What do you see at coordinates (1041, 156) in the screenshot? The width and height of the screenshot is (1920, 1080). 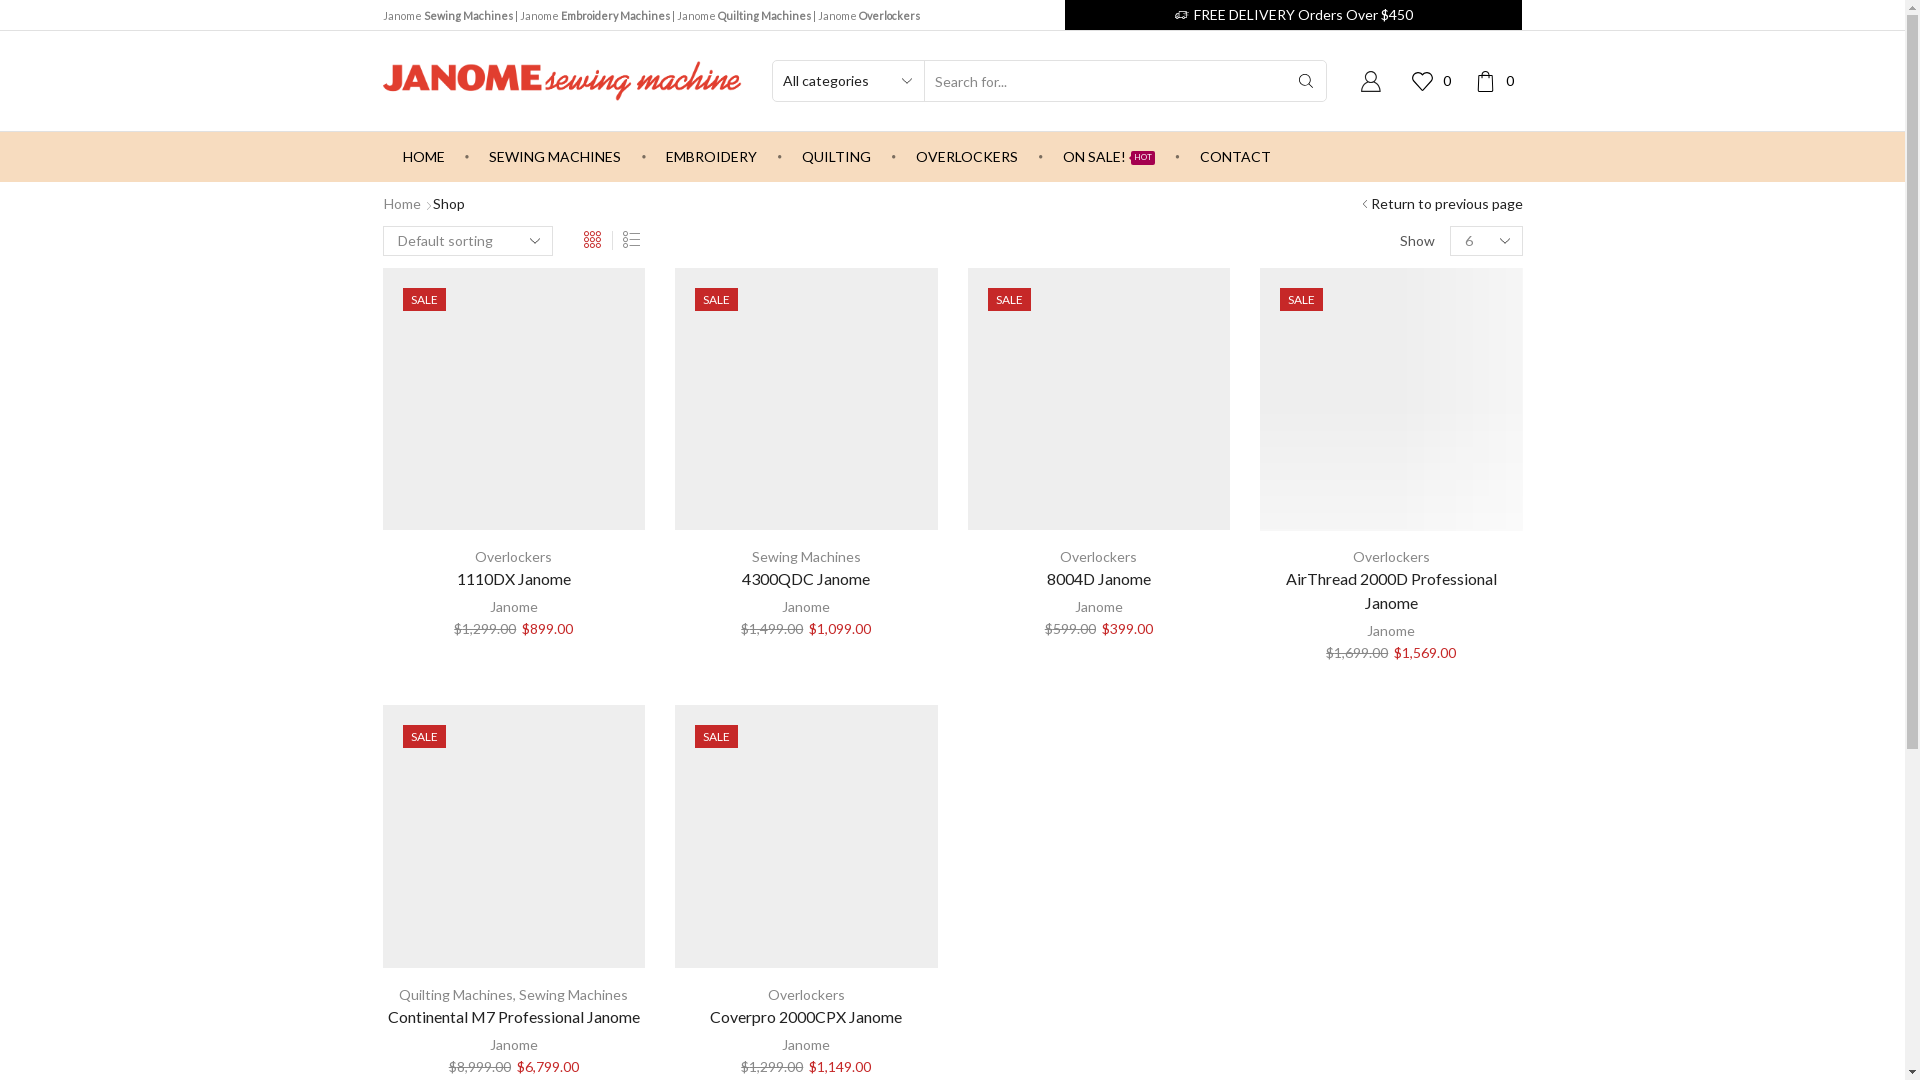 I see `'ON SALE!HOT'` at bounding box center [1041, 156].